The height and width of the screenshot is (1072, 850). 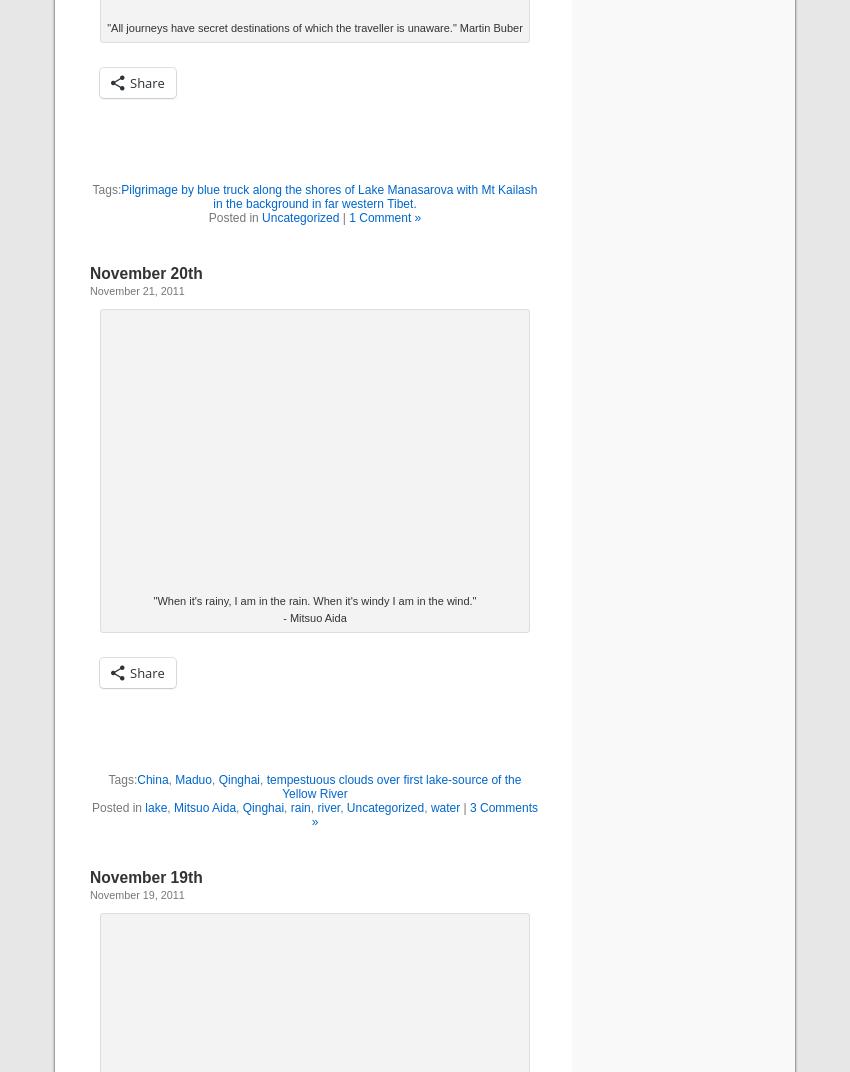 I want to click on '"All journeys have secret destinations of which the traveller is unaware." Martin Buber', so click(x=106, y=26).